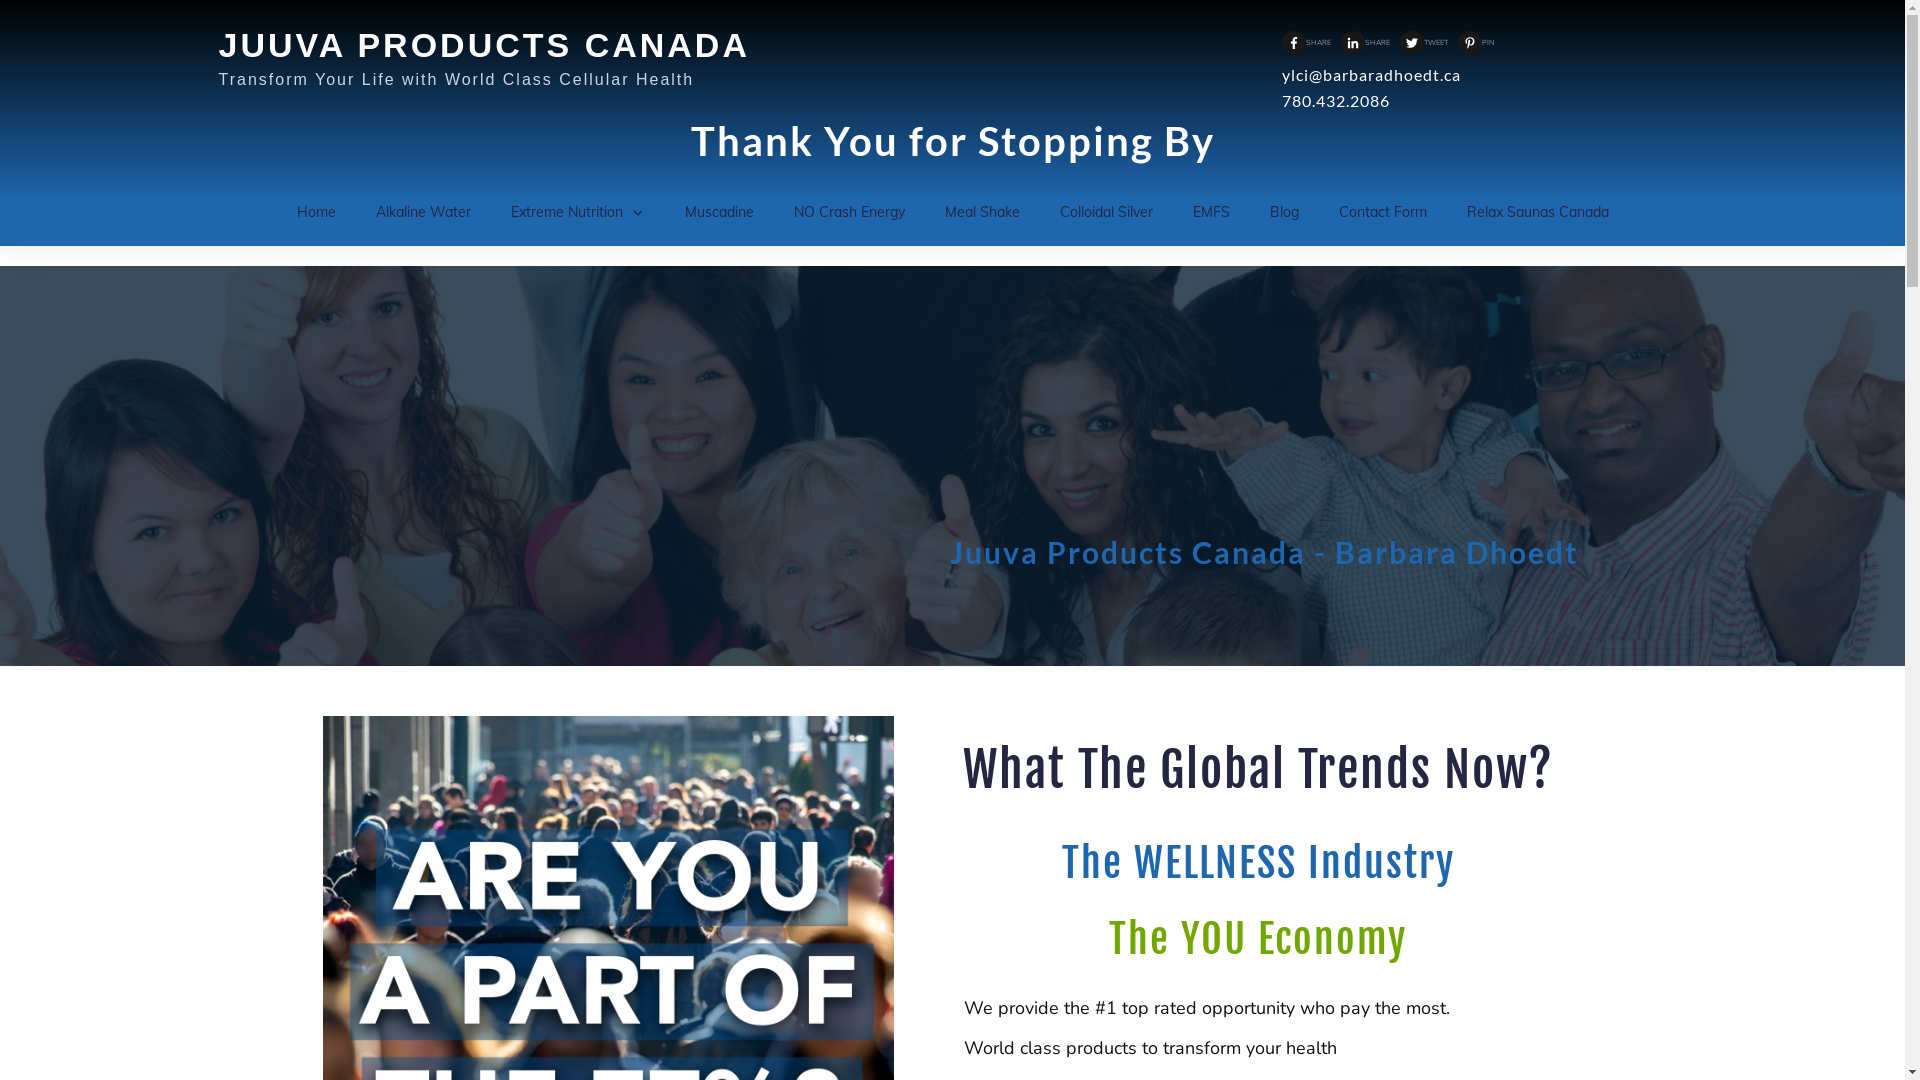 This screenshot has width=1920, height=1080. I want to click on 'Contact Form', so click(1381, 212).